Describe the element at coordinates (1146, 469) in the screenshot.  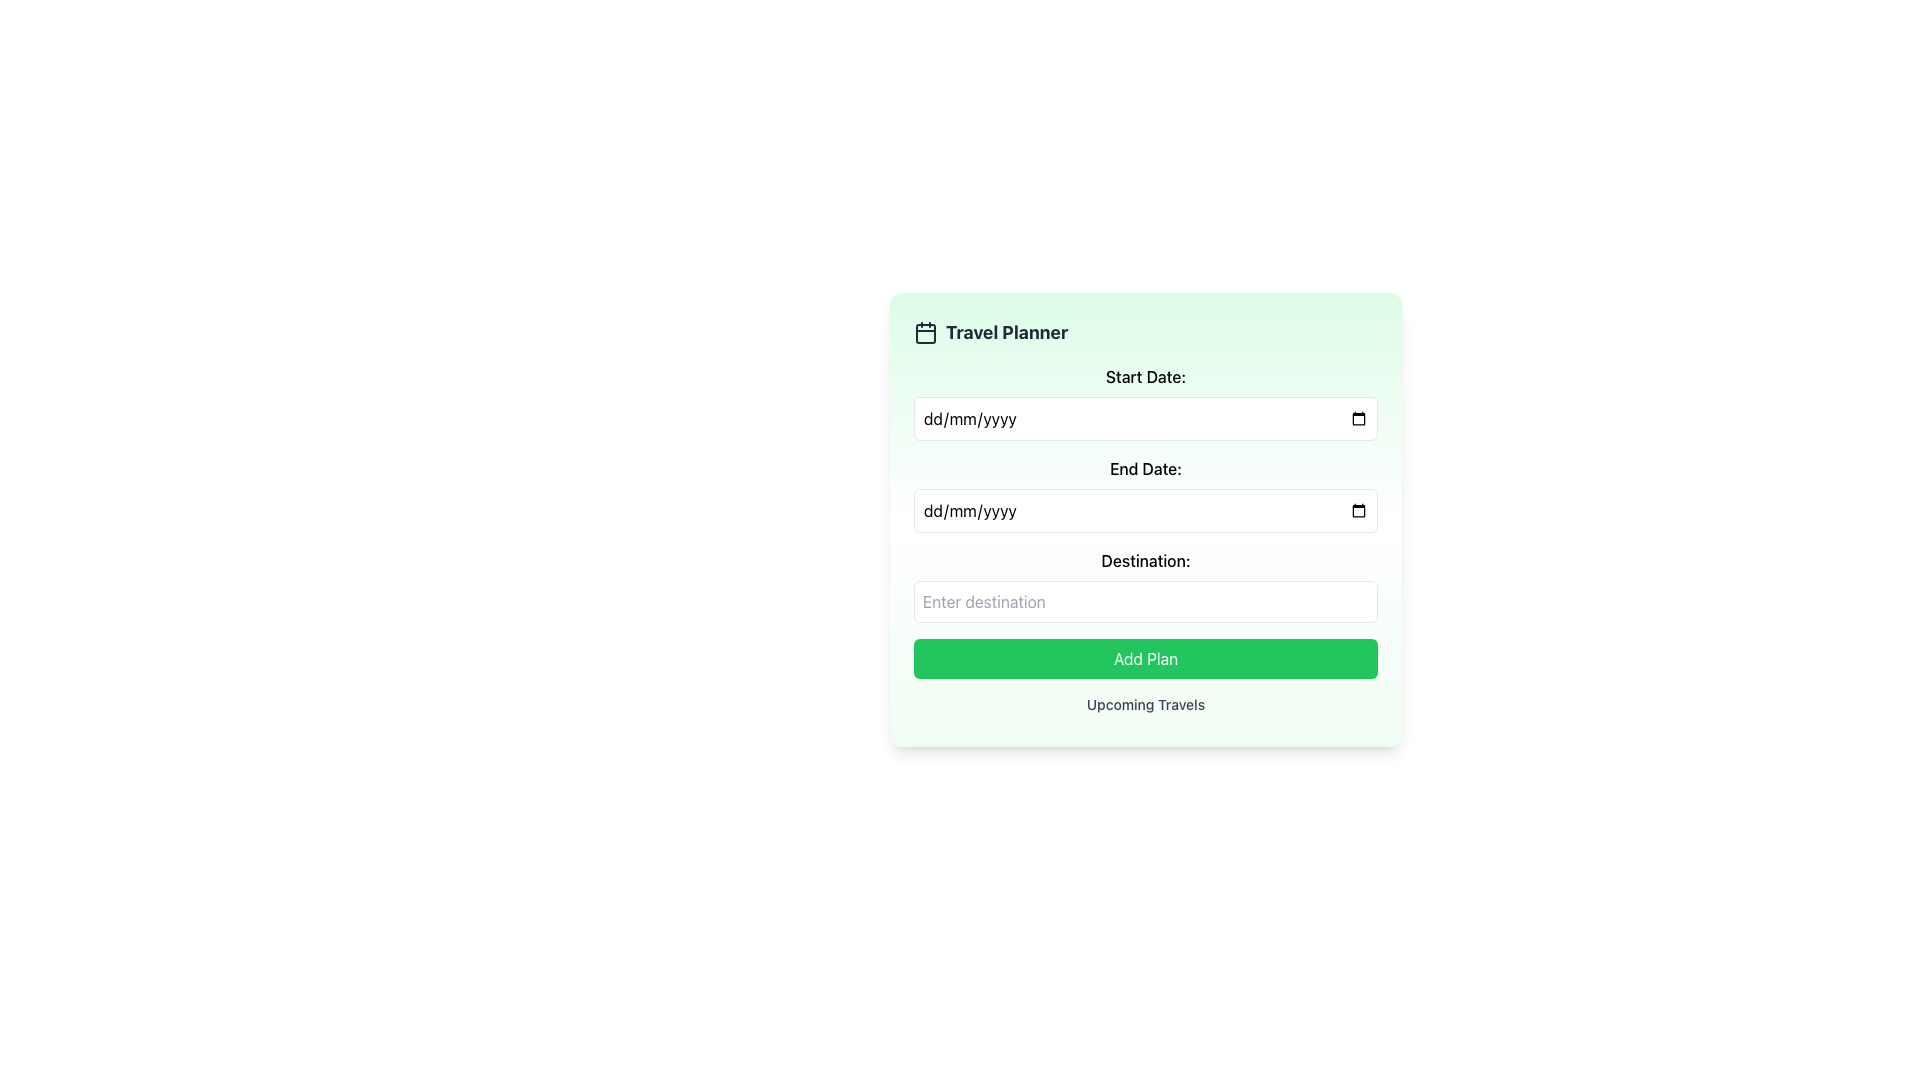
I see `the 'End Date:' text label that indicates the user should provide an end date for their travel plan` at that location.